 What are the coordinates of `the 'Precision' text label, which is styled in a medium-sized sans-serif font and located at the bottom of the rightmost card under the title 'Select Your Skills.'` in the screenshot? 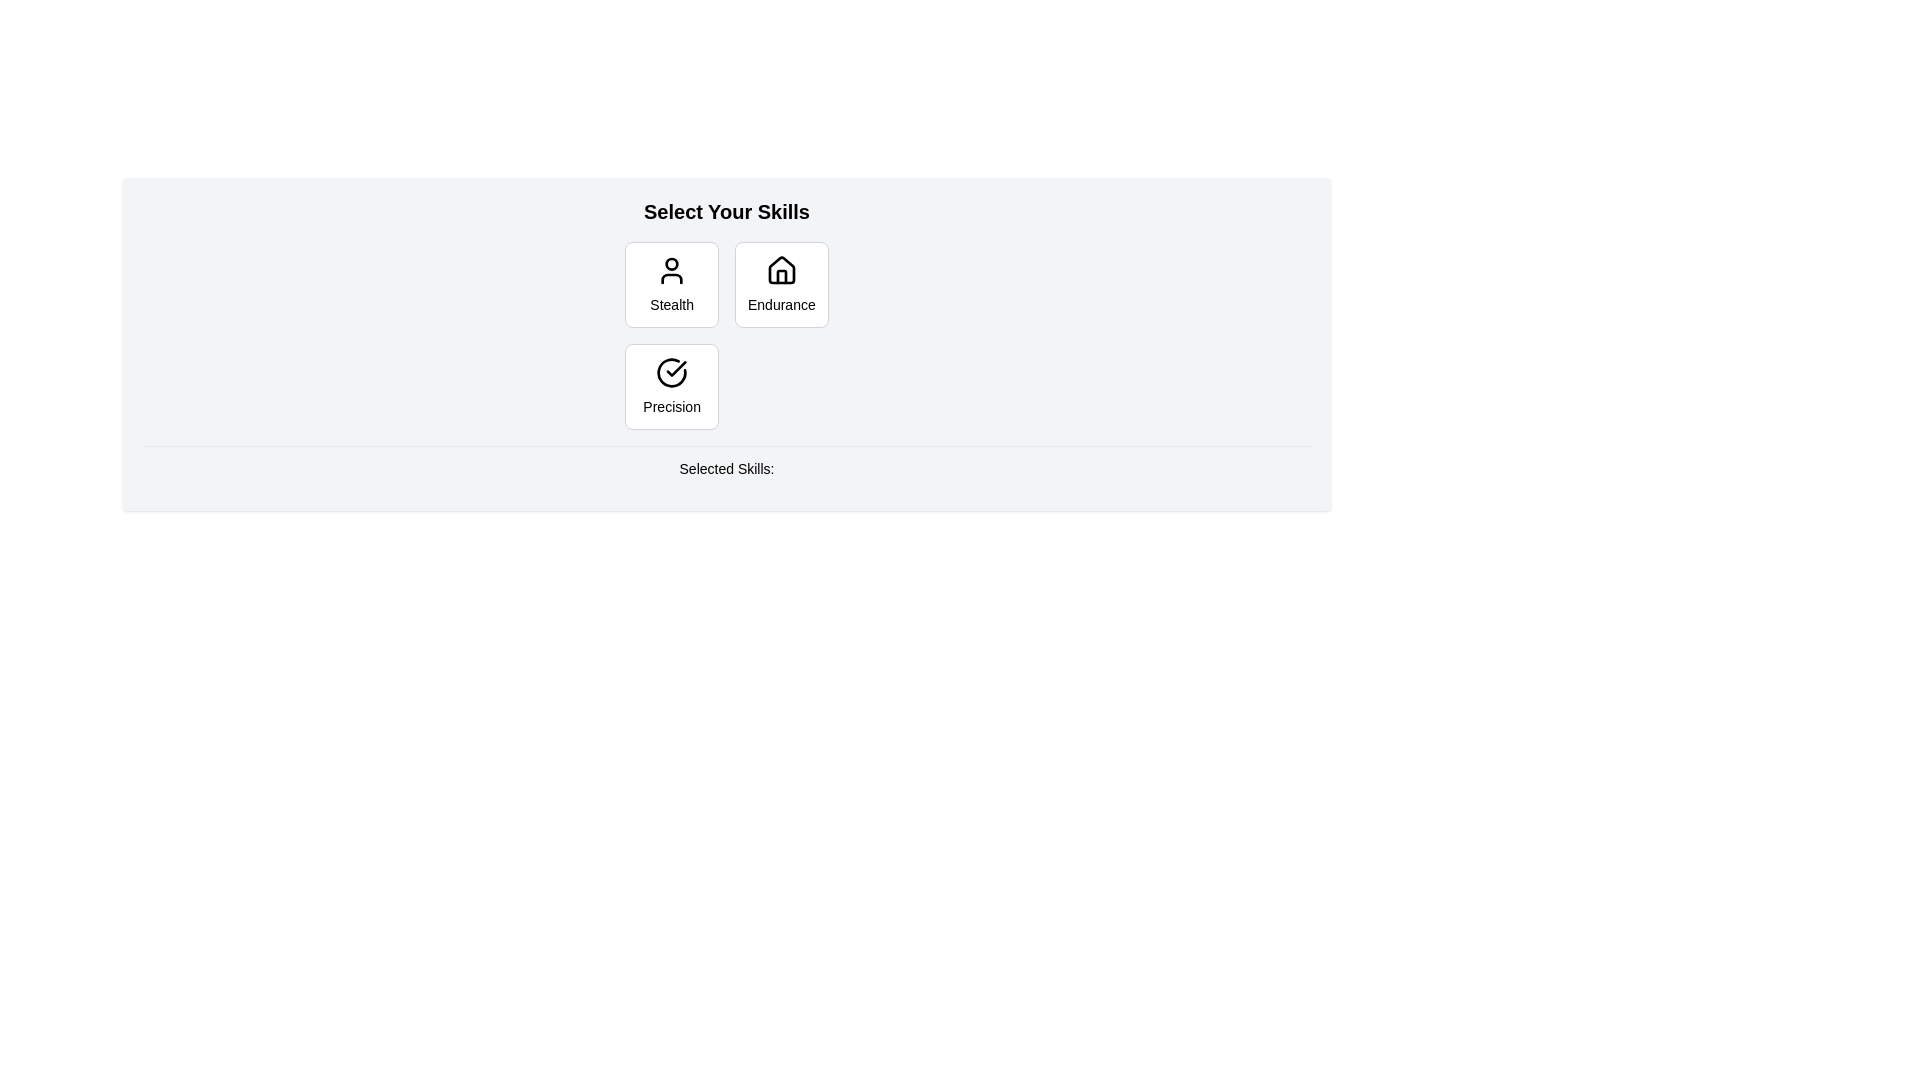 It's located at (672, 406).